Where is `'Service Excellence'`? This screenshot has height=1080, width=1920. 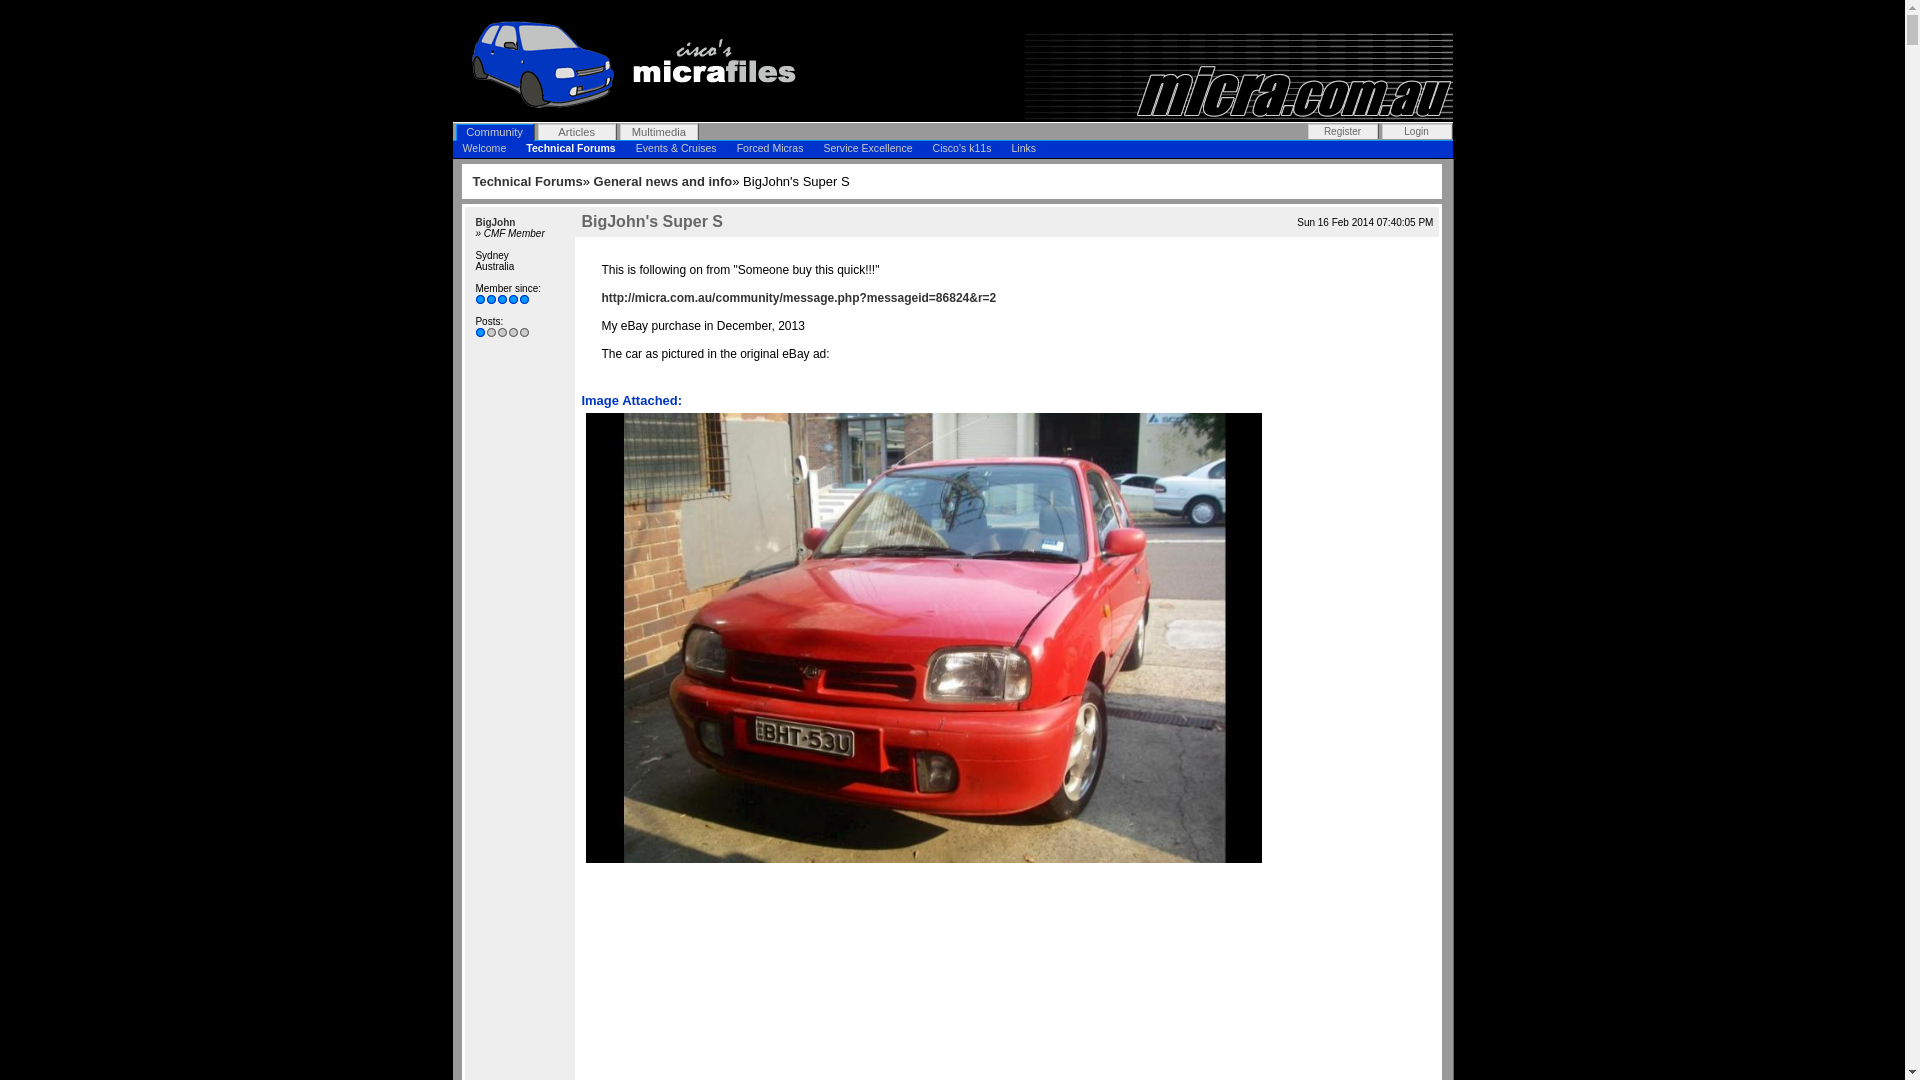 'Service Excellence' is located at coordinates (867, 148).